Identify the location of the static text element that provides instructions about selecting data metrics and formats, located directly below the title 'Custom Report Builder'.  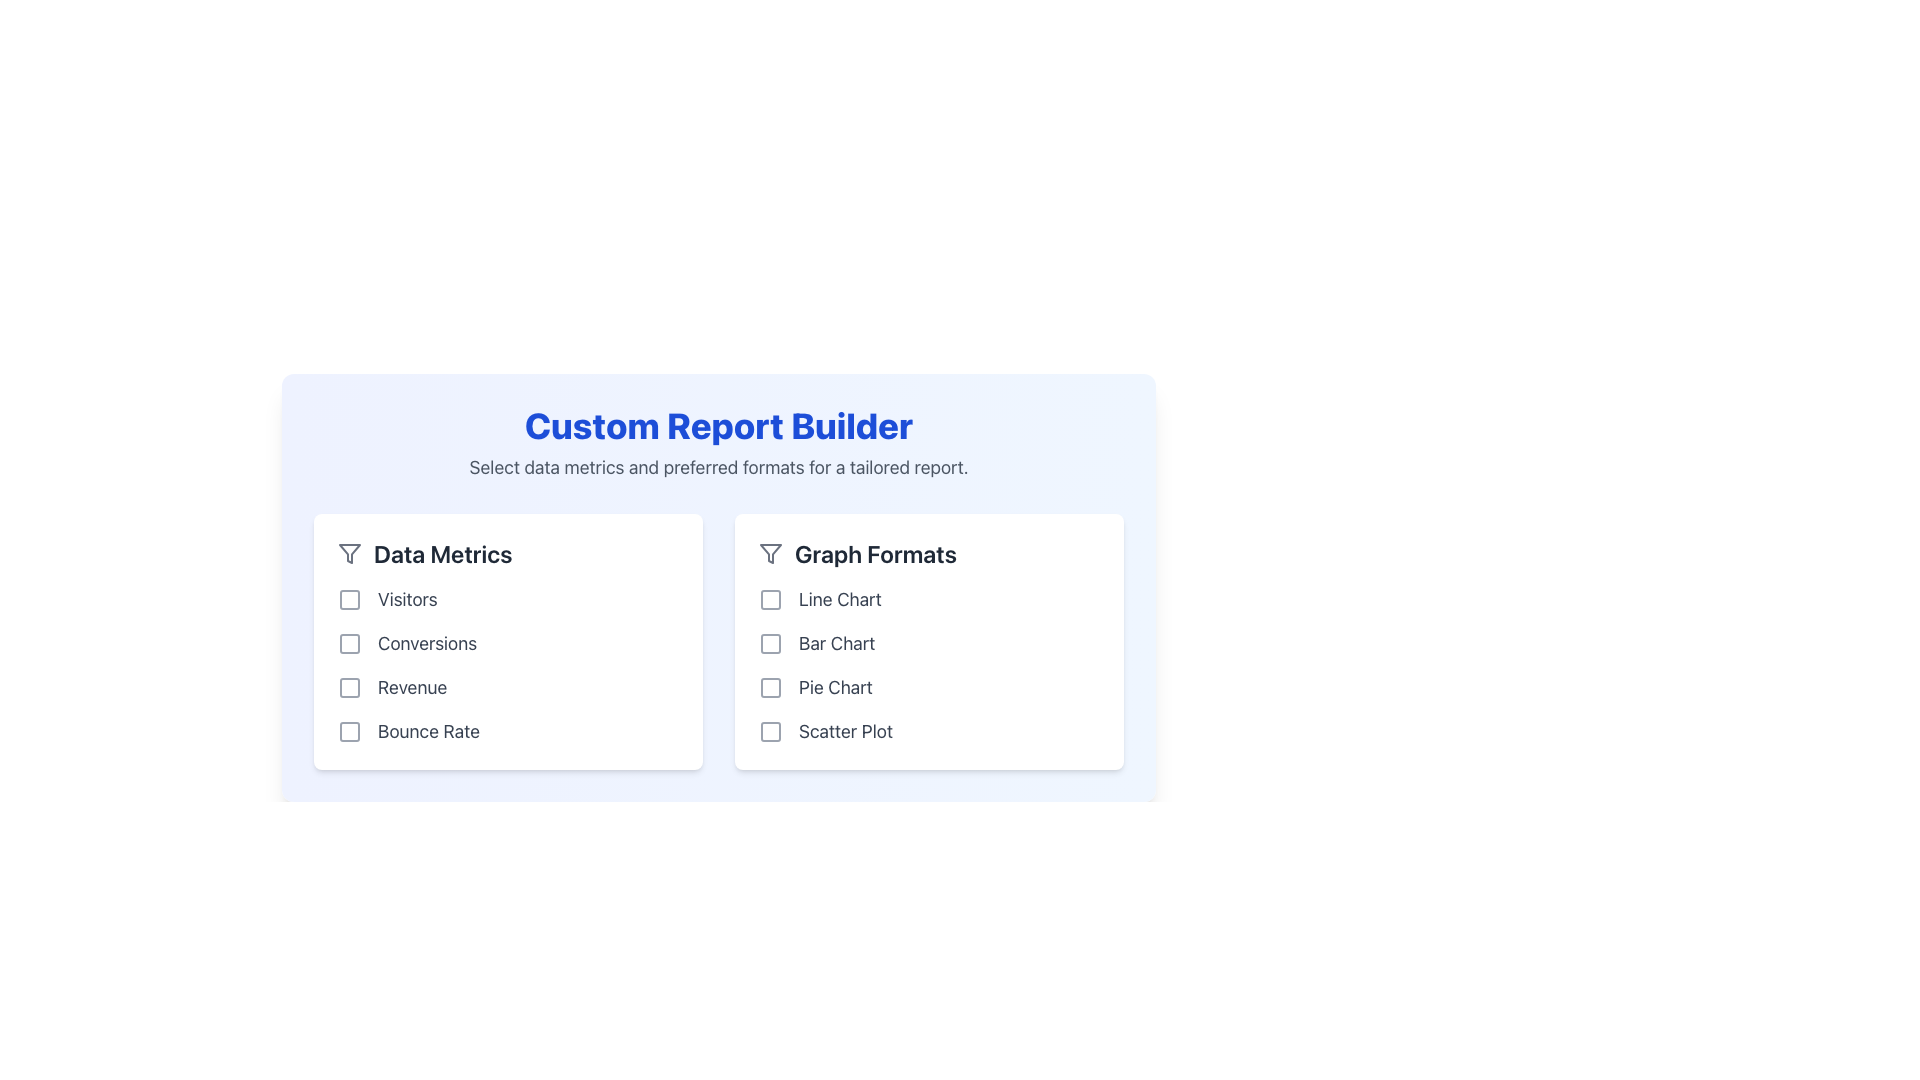
(719, 467).